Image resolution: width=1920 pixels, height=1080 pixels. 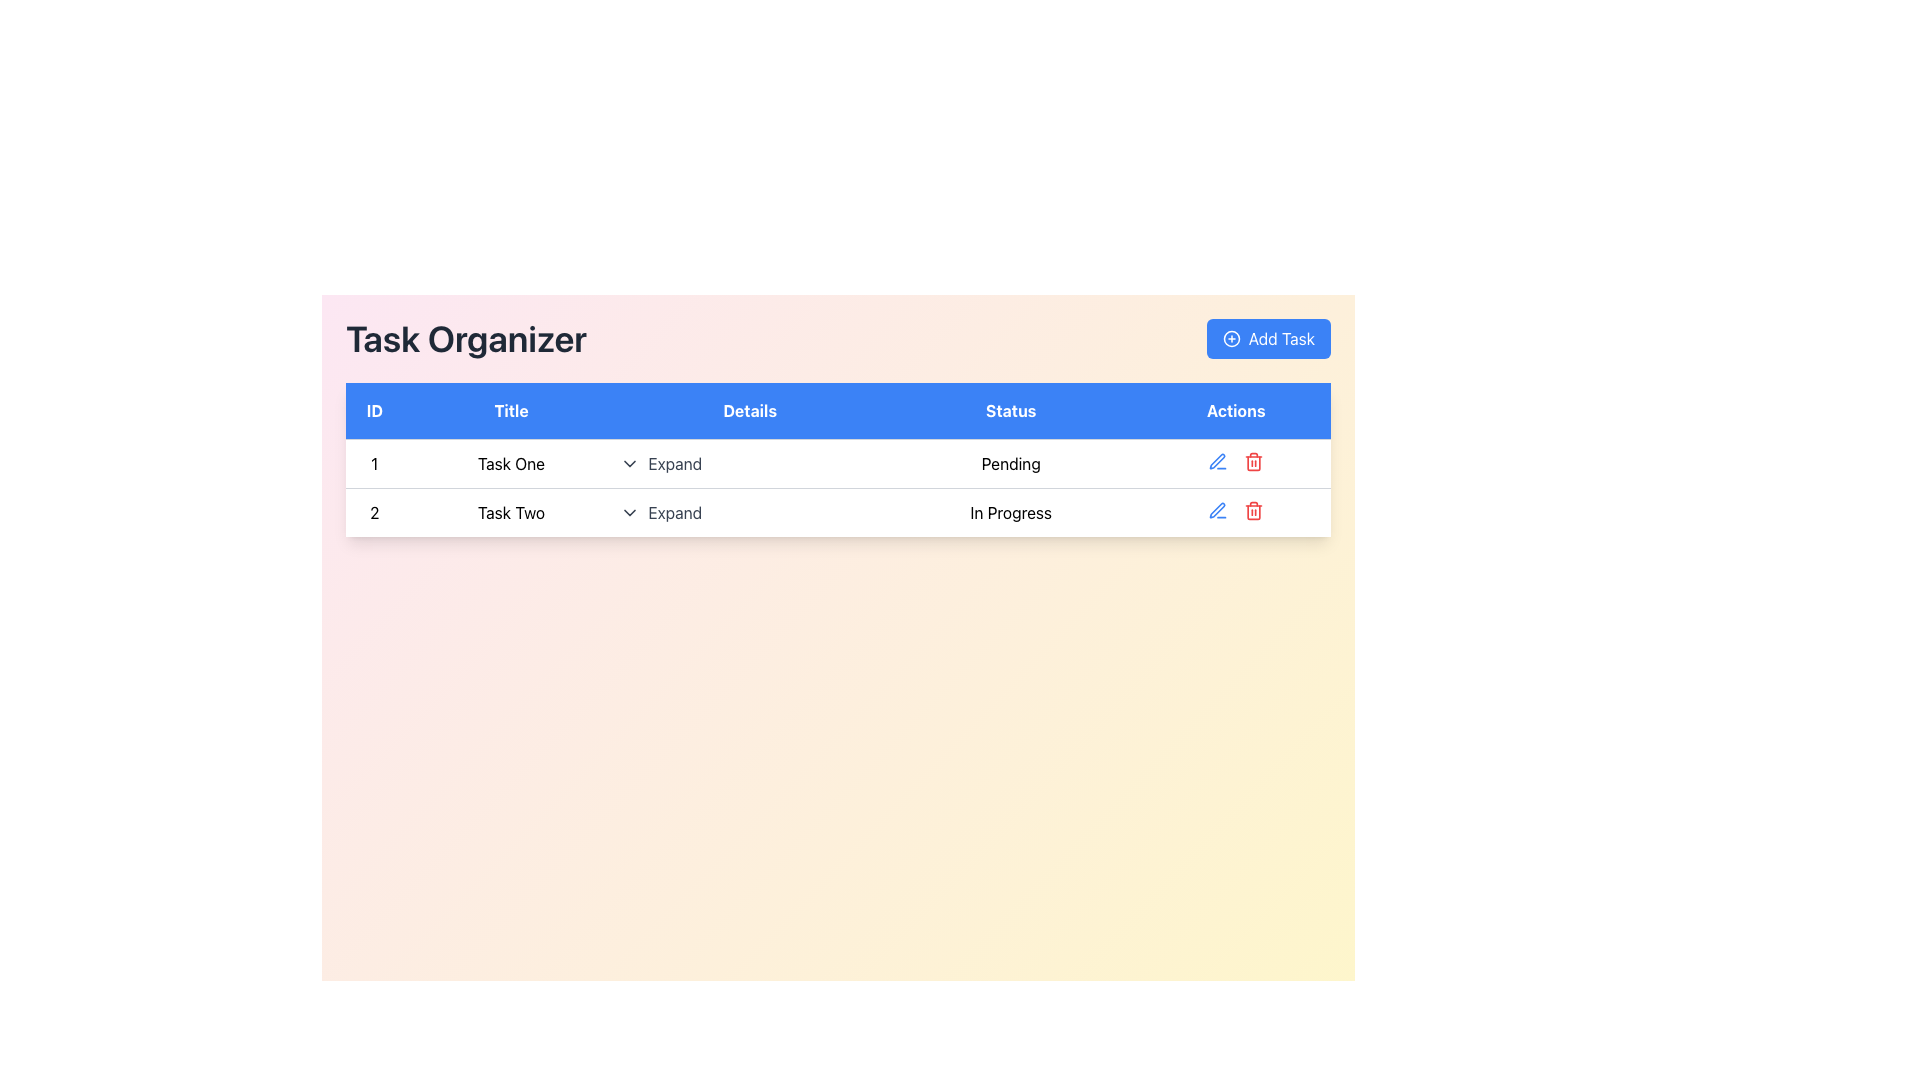 What do you see at coordinates (374, 410) in the screenshot?
I see `the 'ID' table column header to associate it with the column for sorting` at bounding box center [374, 410].